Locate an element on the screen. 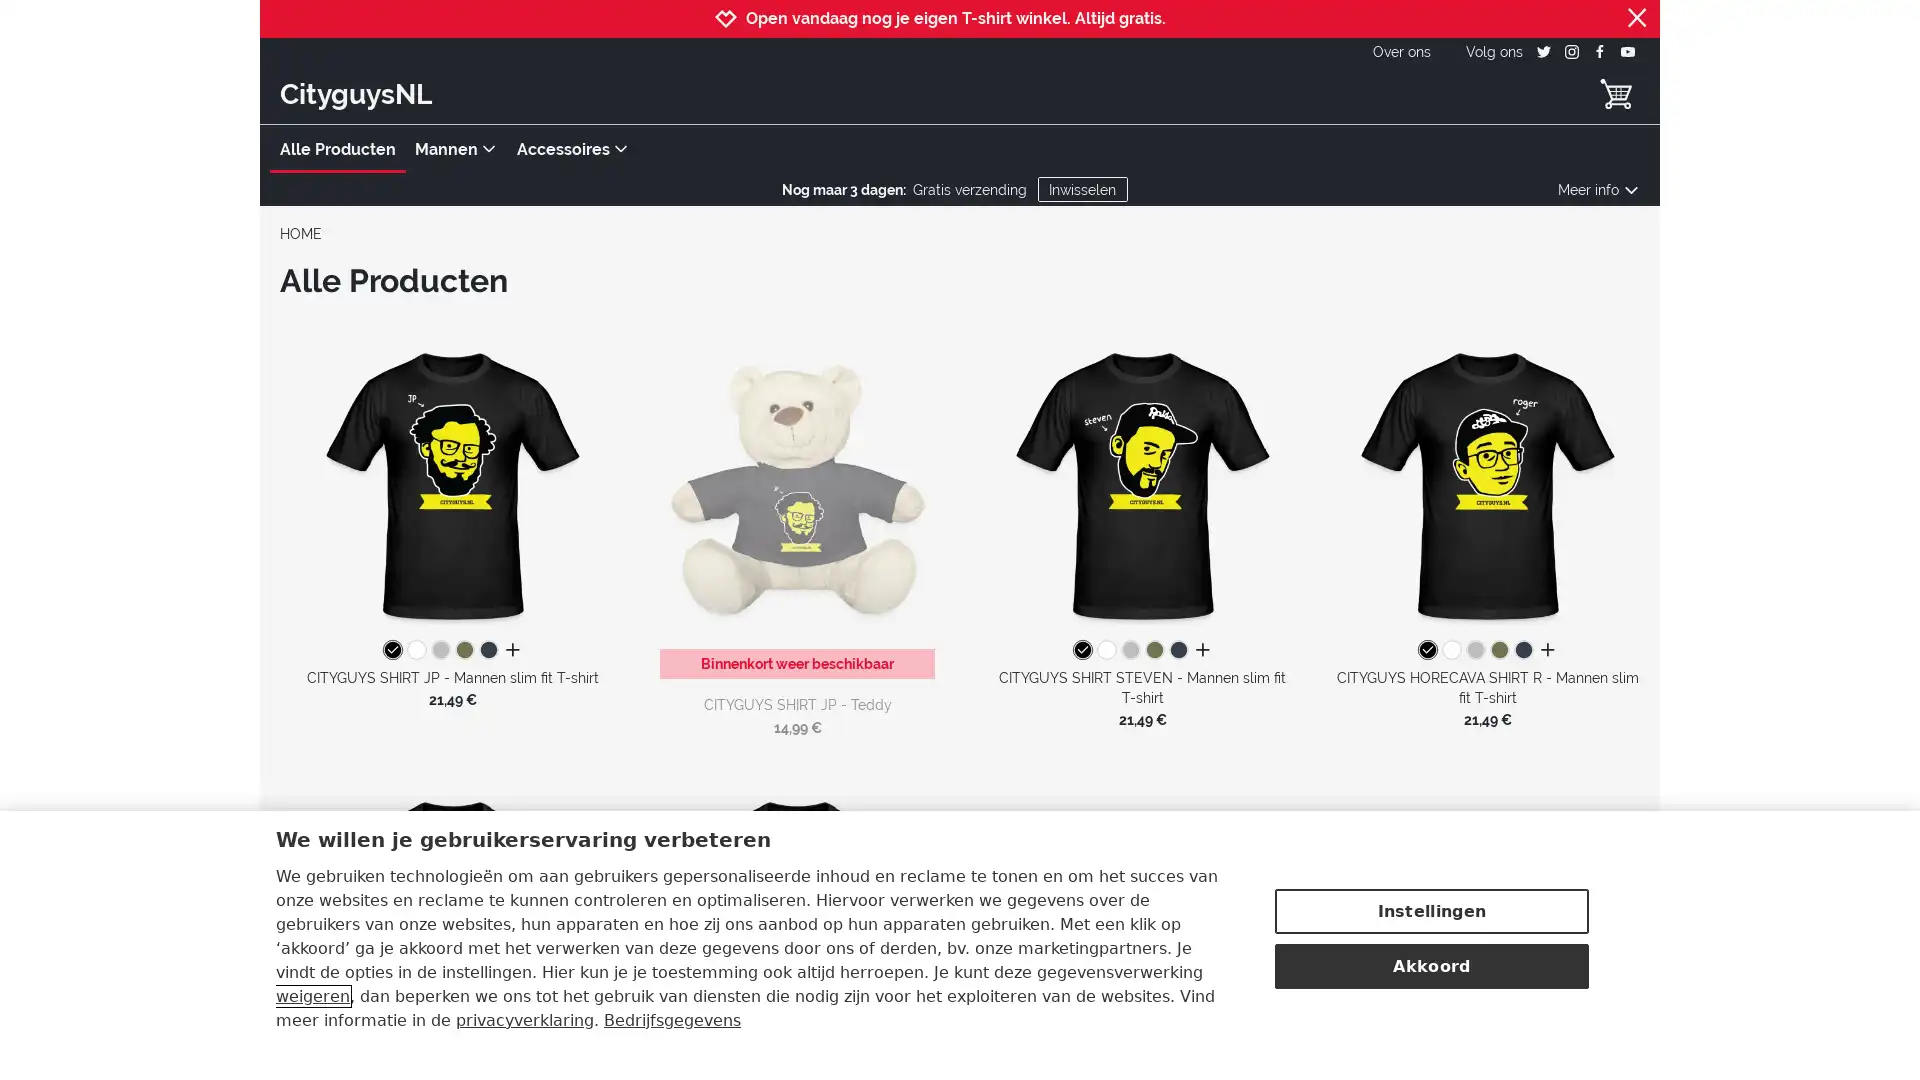  navy is located at coordinates (1521, 651).